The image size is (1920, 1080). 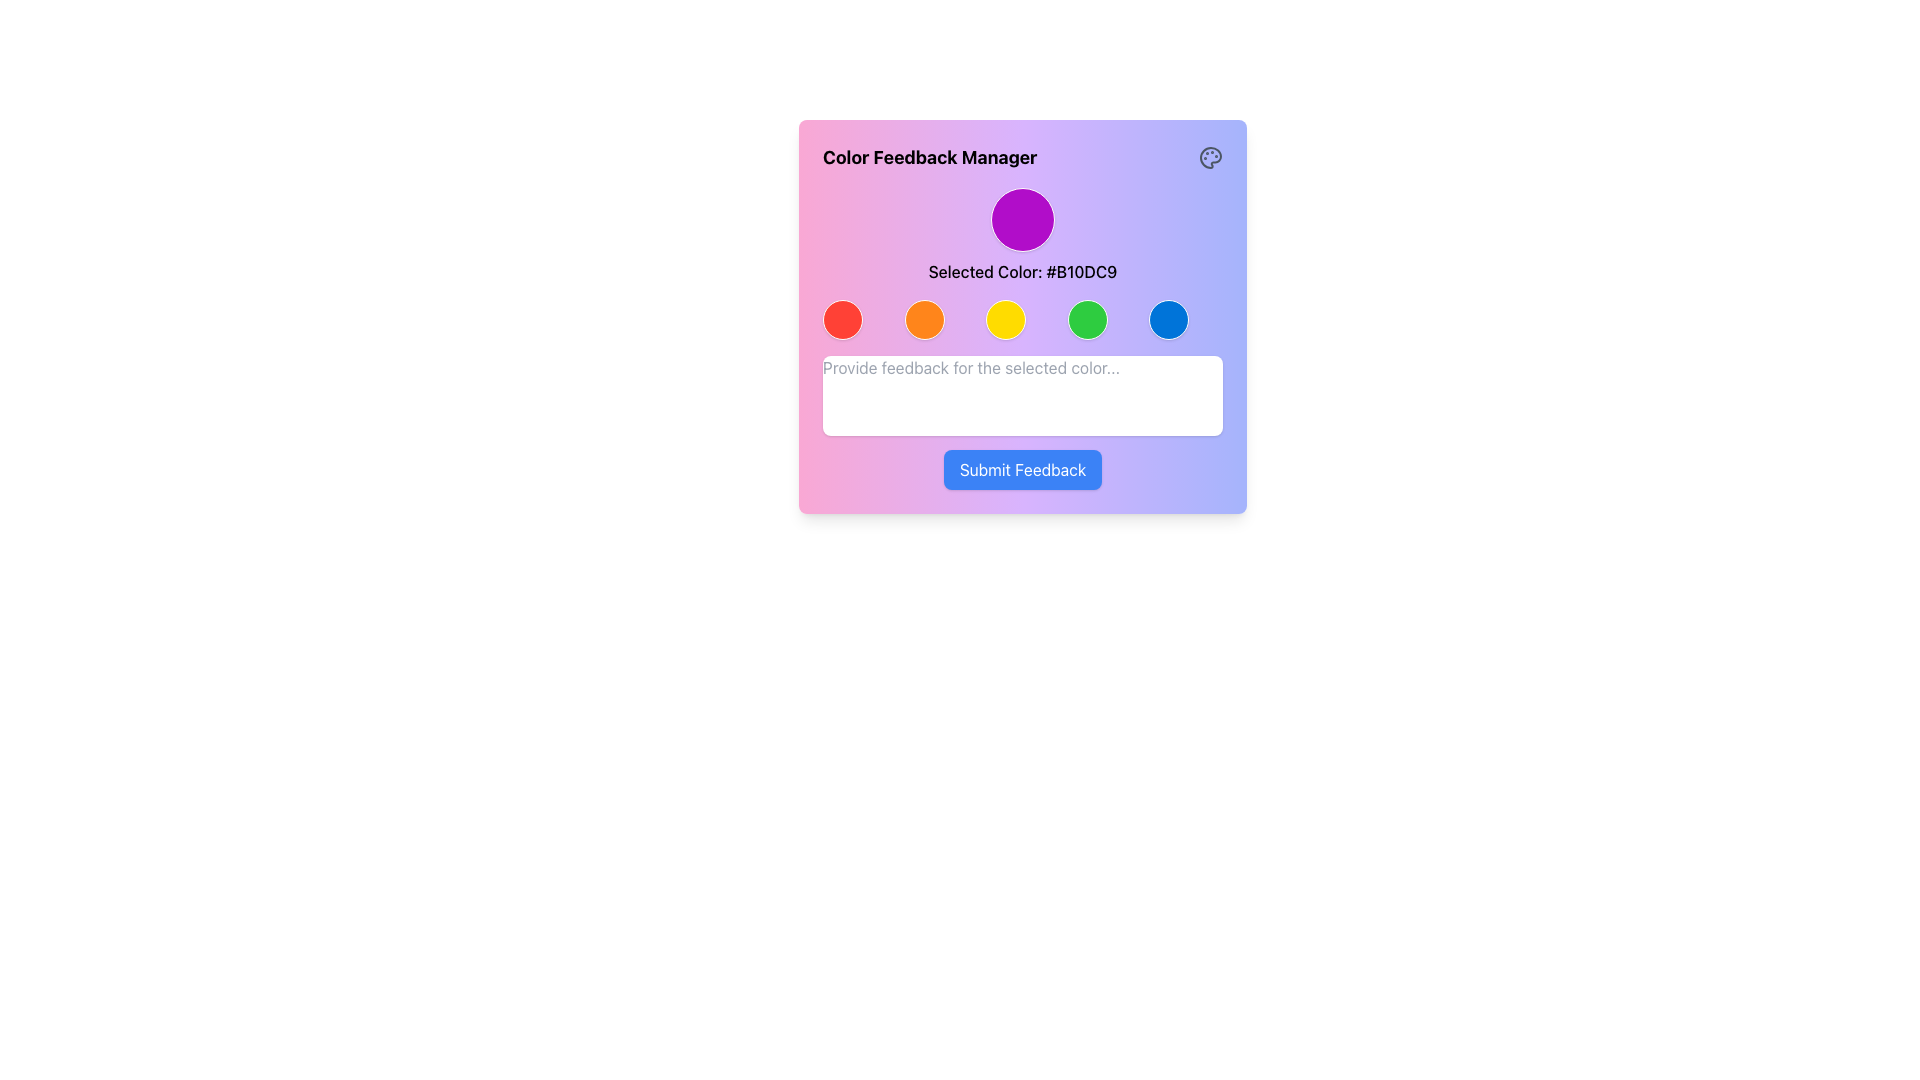 I want to click on any of the circular buttons in the horizontal group located below the text 'Selected Color: #B10DC9' and above the 'Submit Feedback' button, so click(x=1022, y=319).